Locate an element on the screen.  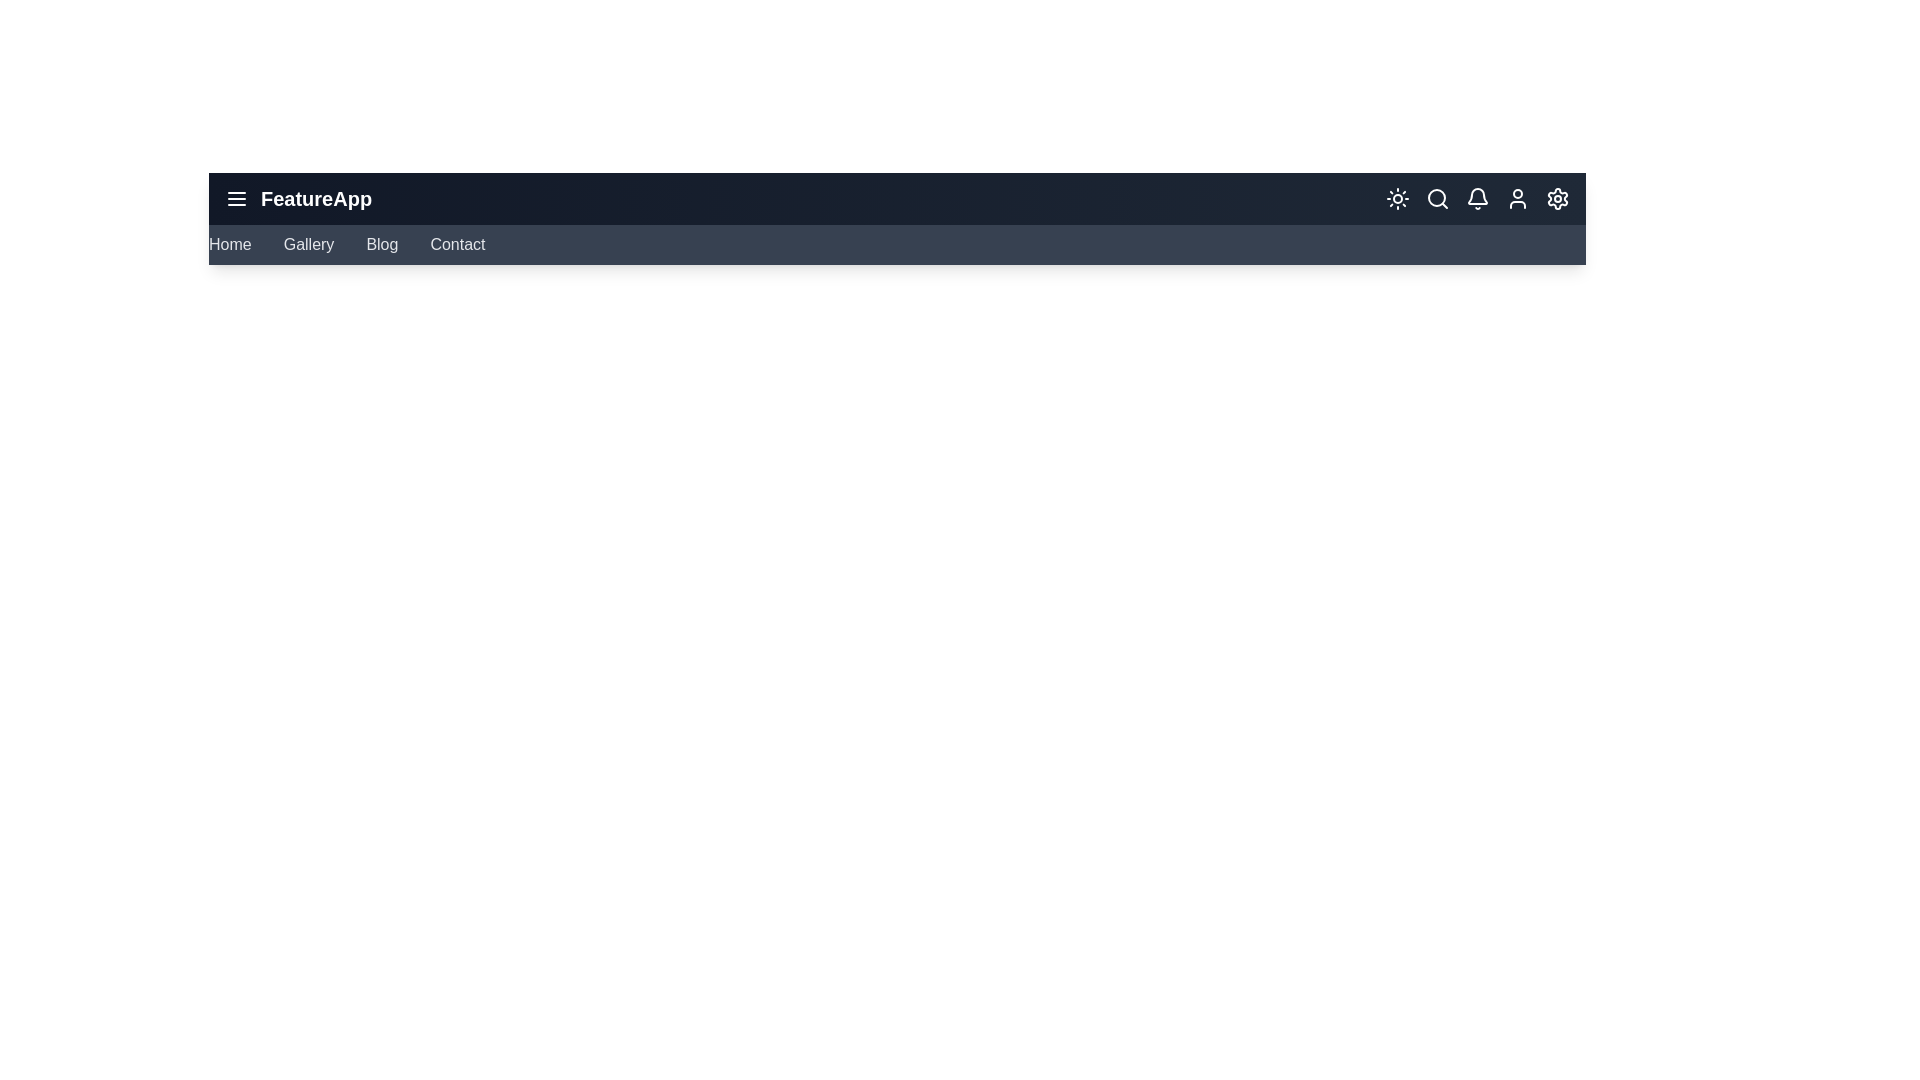
the 'Notifications' icon in the app bar is located at coordinates (1478, 199).